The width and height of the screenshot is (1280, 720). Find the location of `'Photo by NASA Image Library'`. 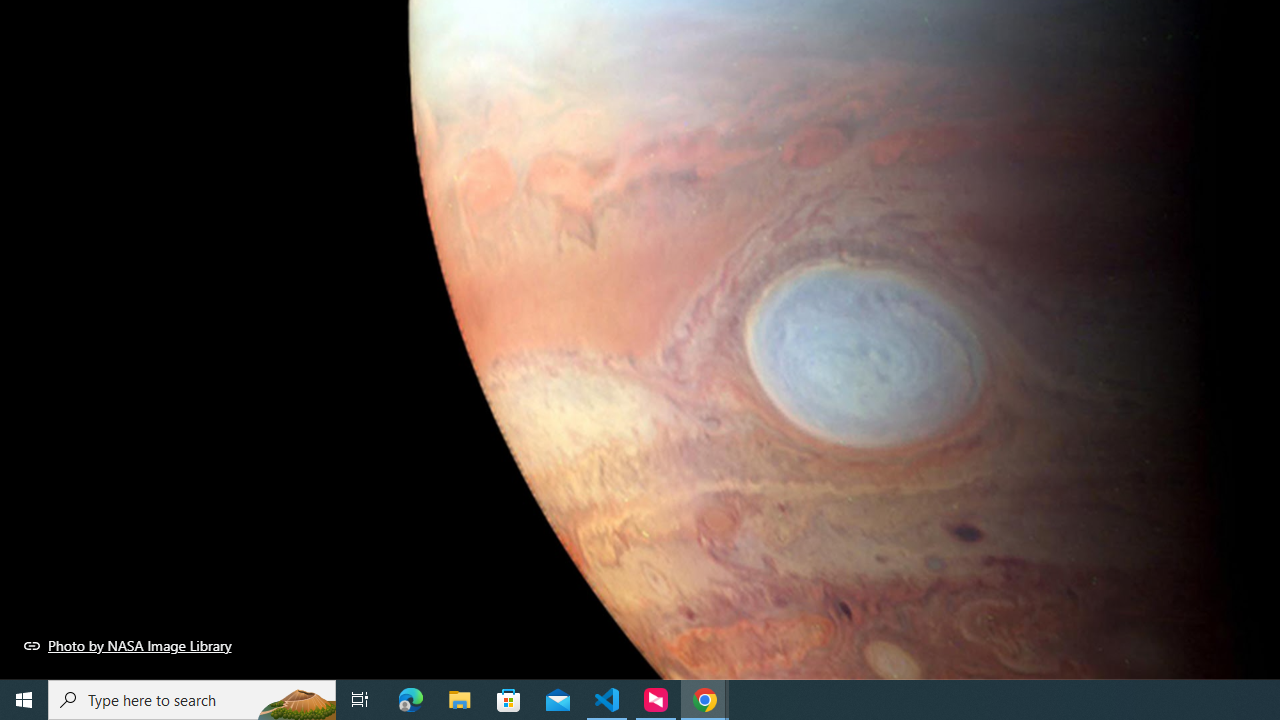

'Photo by NASA Image Library' is located at coordinates (127, 645).